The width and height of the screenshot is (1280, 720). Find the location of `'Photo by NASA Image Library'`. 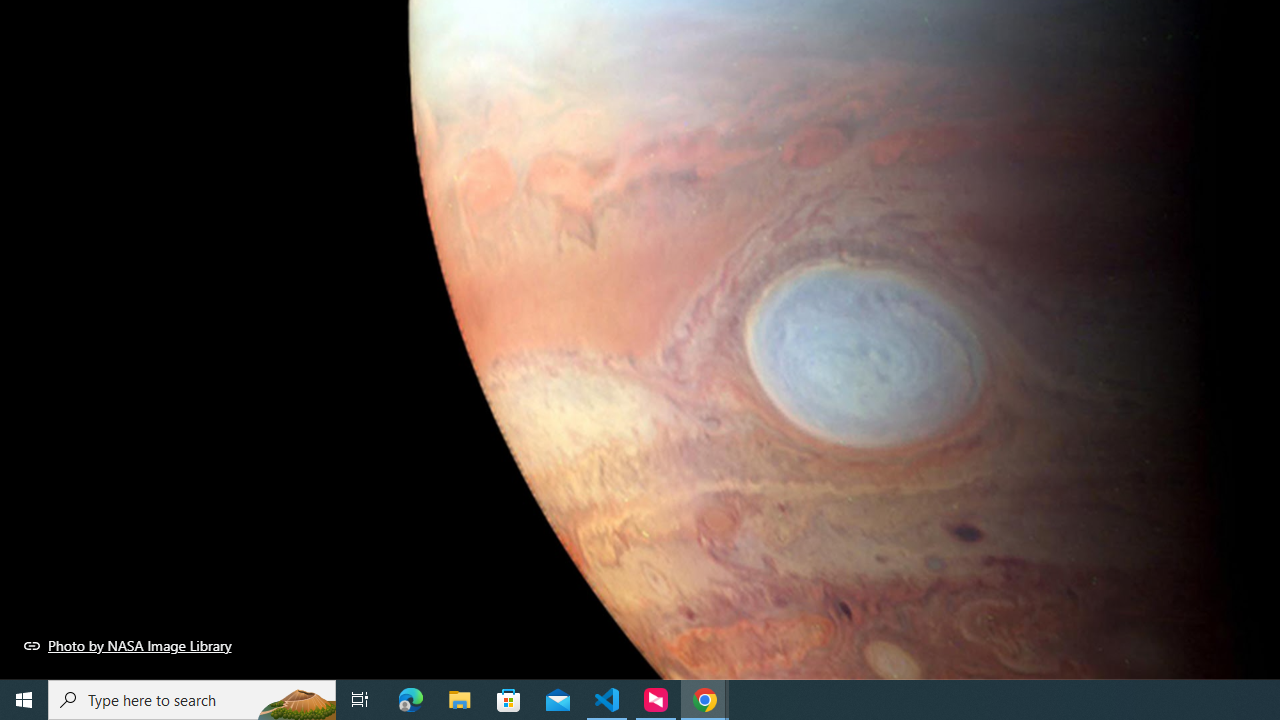

'Photo by NASA Image Library' is located at coordinates (127, 645).